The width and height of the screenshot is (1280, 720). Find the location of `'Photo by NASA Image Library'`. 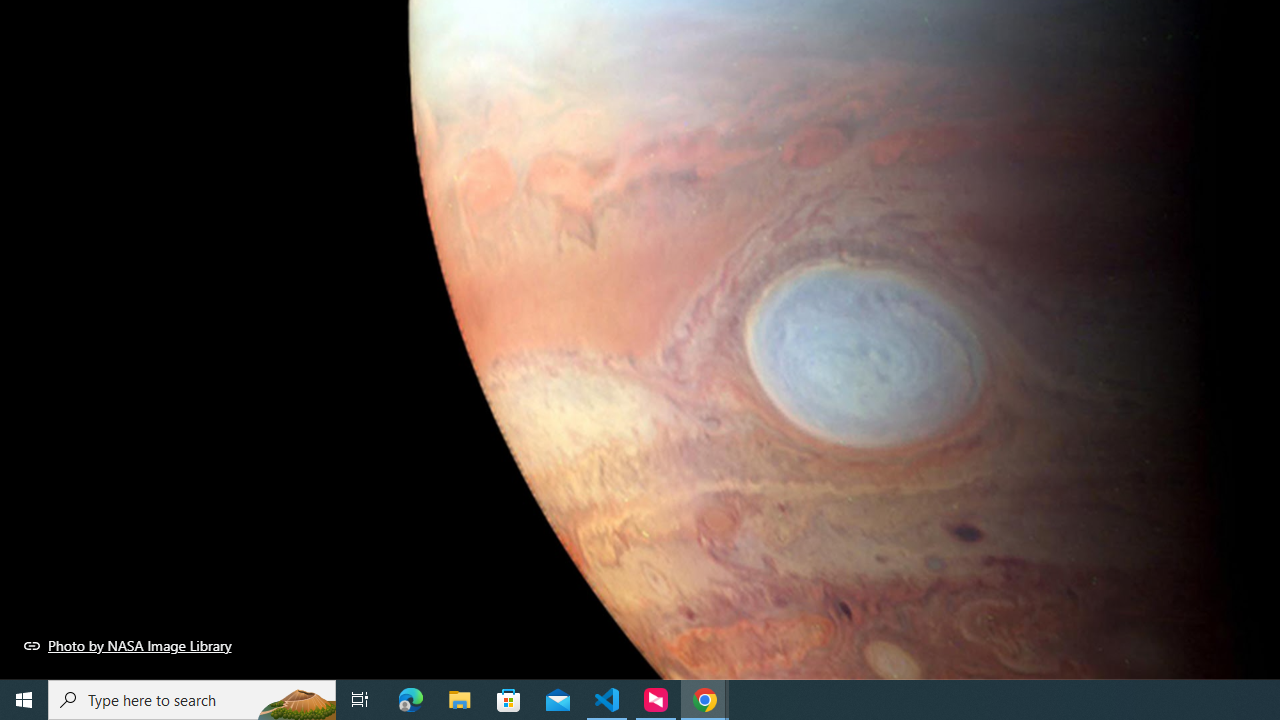

'Photo by NASA Image Library' is located at coordinates (127, 645).